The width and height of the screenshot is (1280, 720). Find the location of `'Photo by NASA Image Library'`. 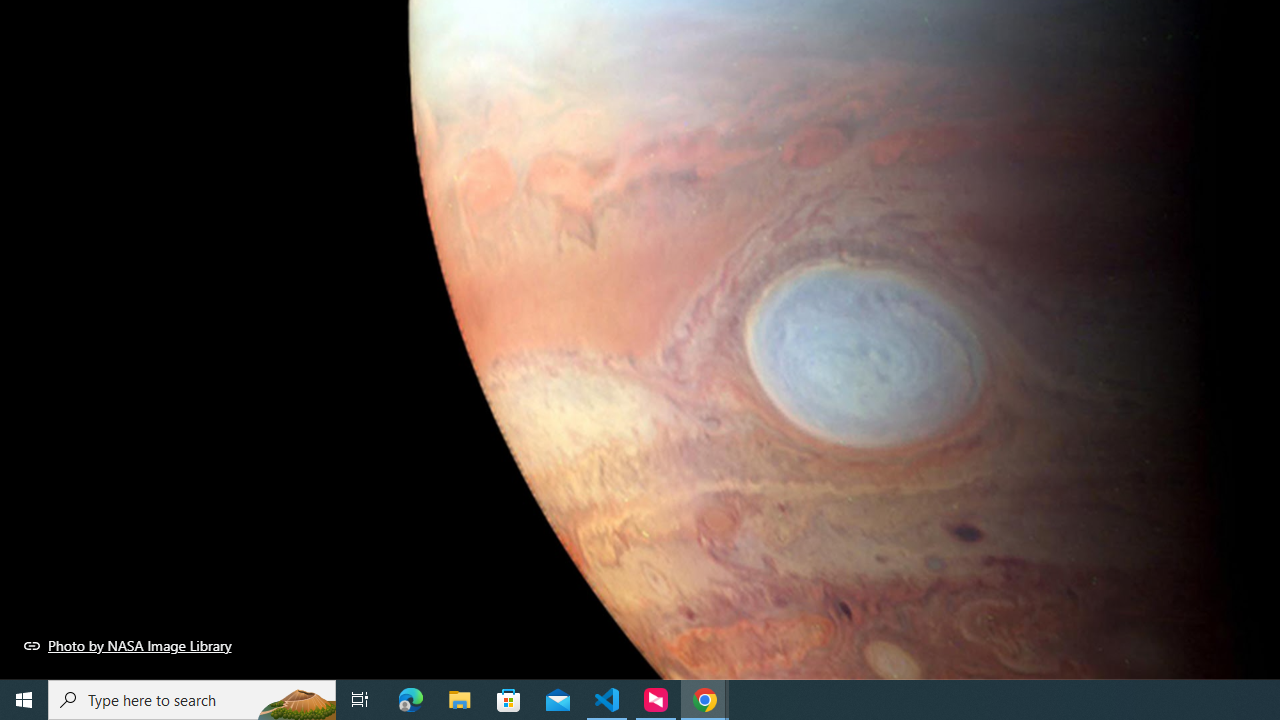

'Photo by NASA Image Library' is located at coordinates (127, 645).